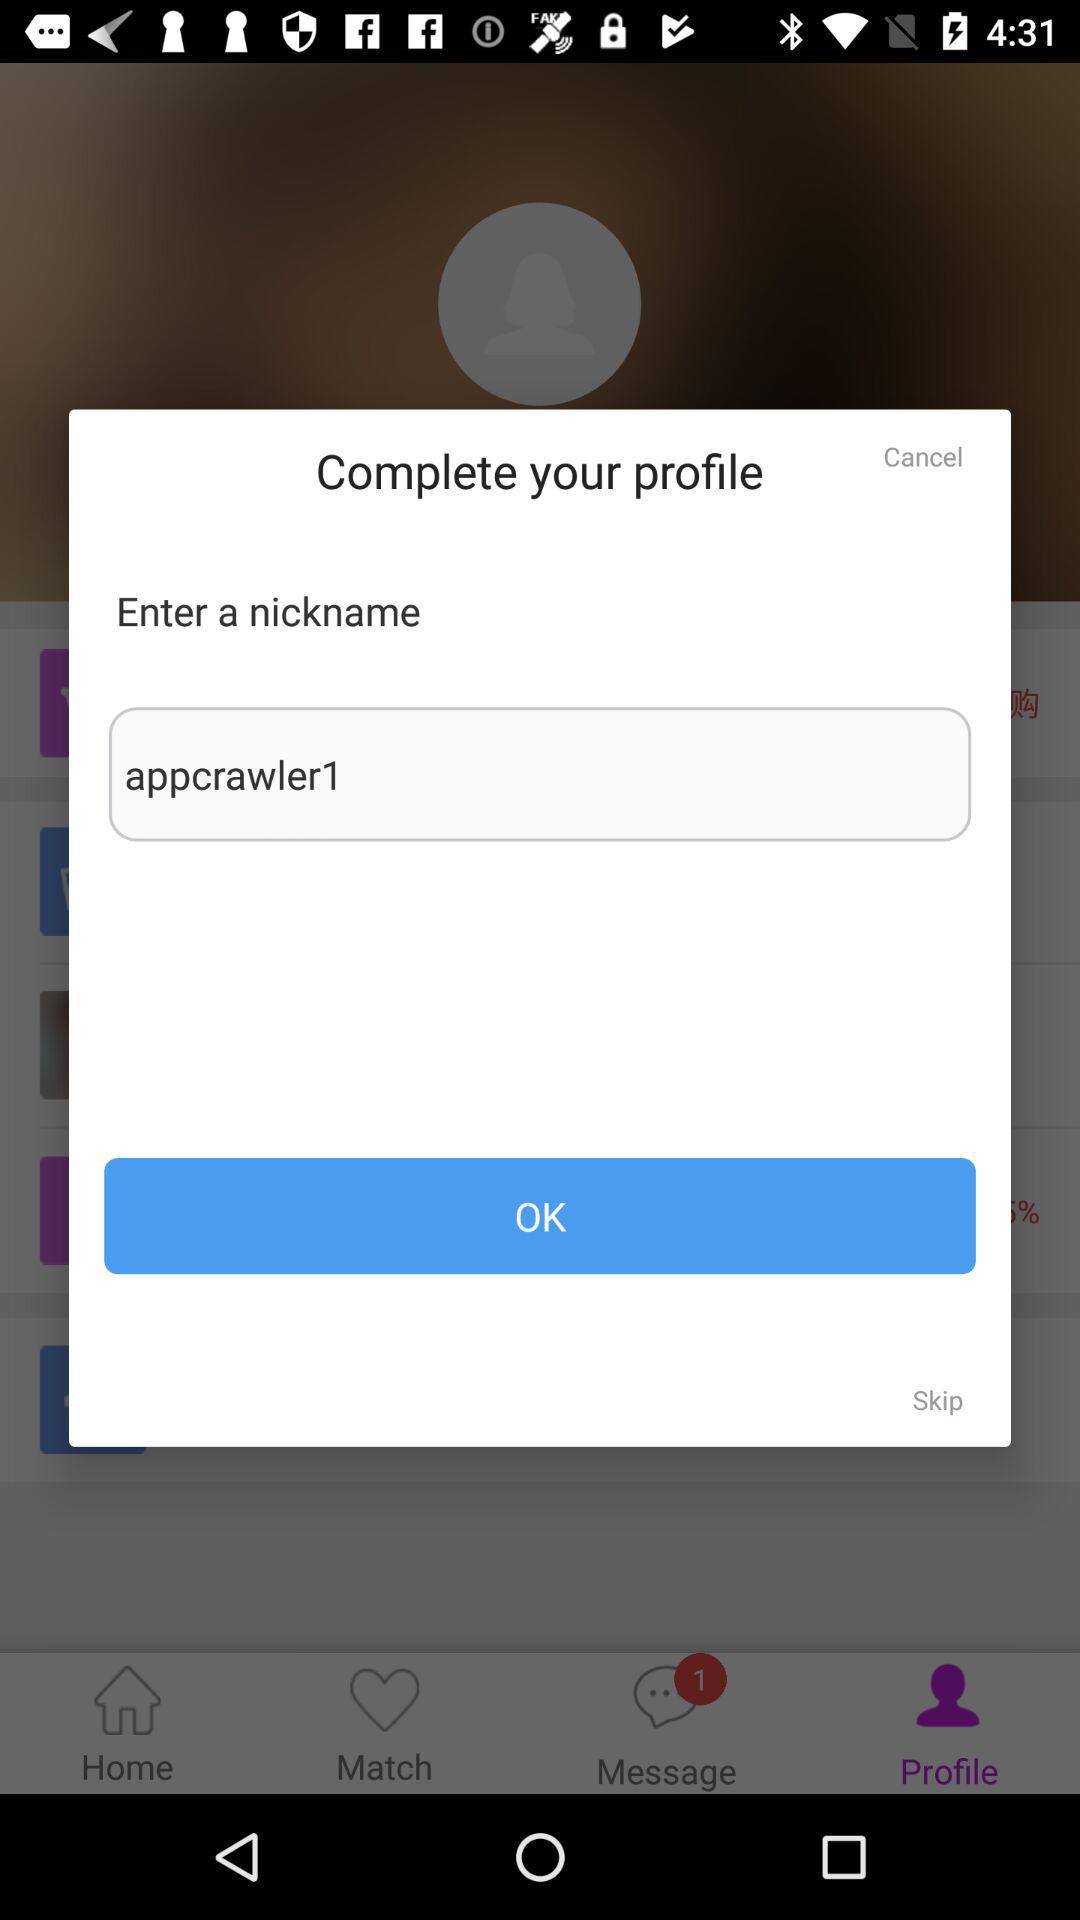 The image size is (1080, 1920). Describe the element at coordinates (923, 455) in the screenshot. I see `the item to the right of complete your profile` at that location.